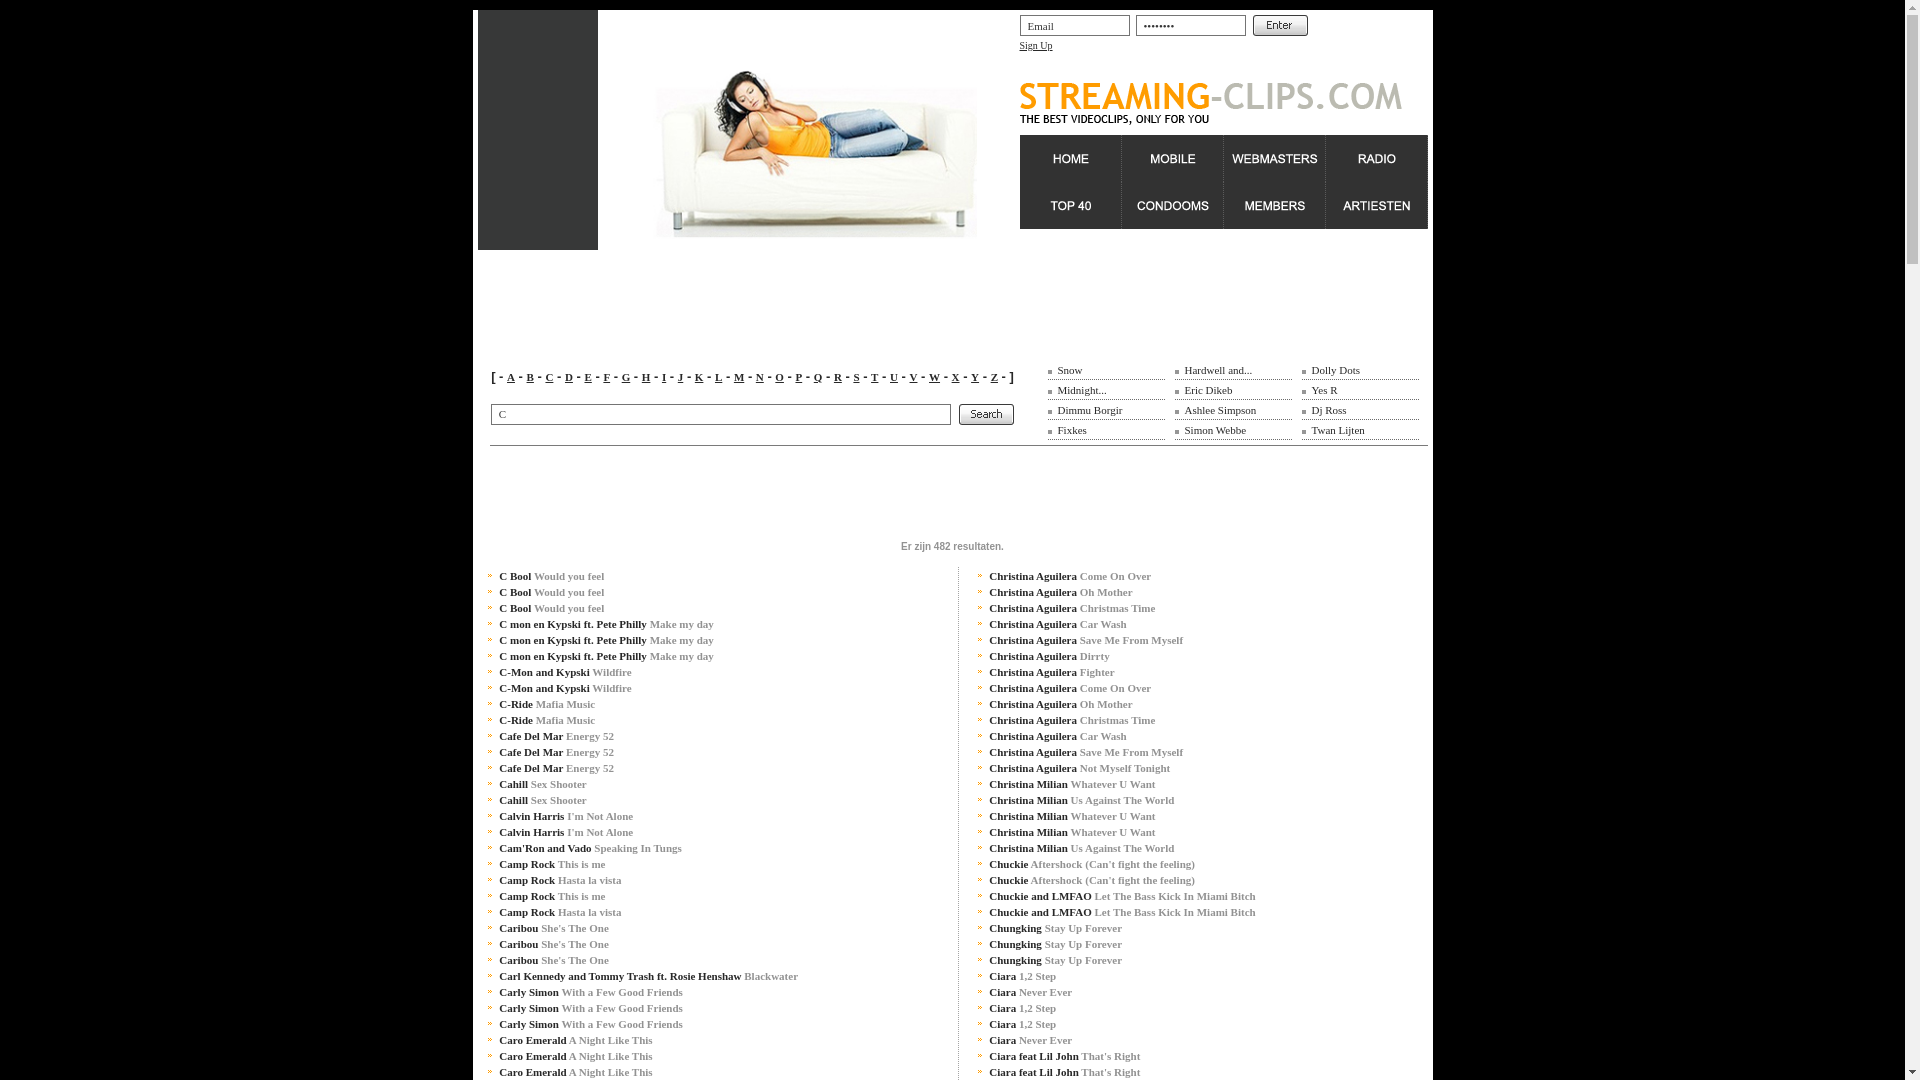 Image resolution: width=1920 pixels, height=1080 pixels. I want to click on 'G', so click(621, 377).